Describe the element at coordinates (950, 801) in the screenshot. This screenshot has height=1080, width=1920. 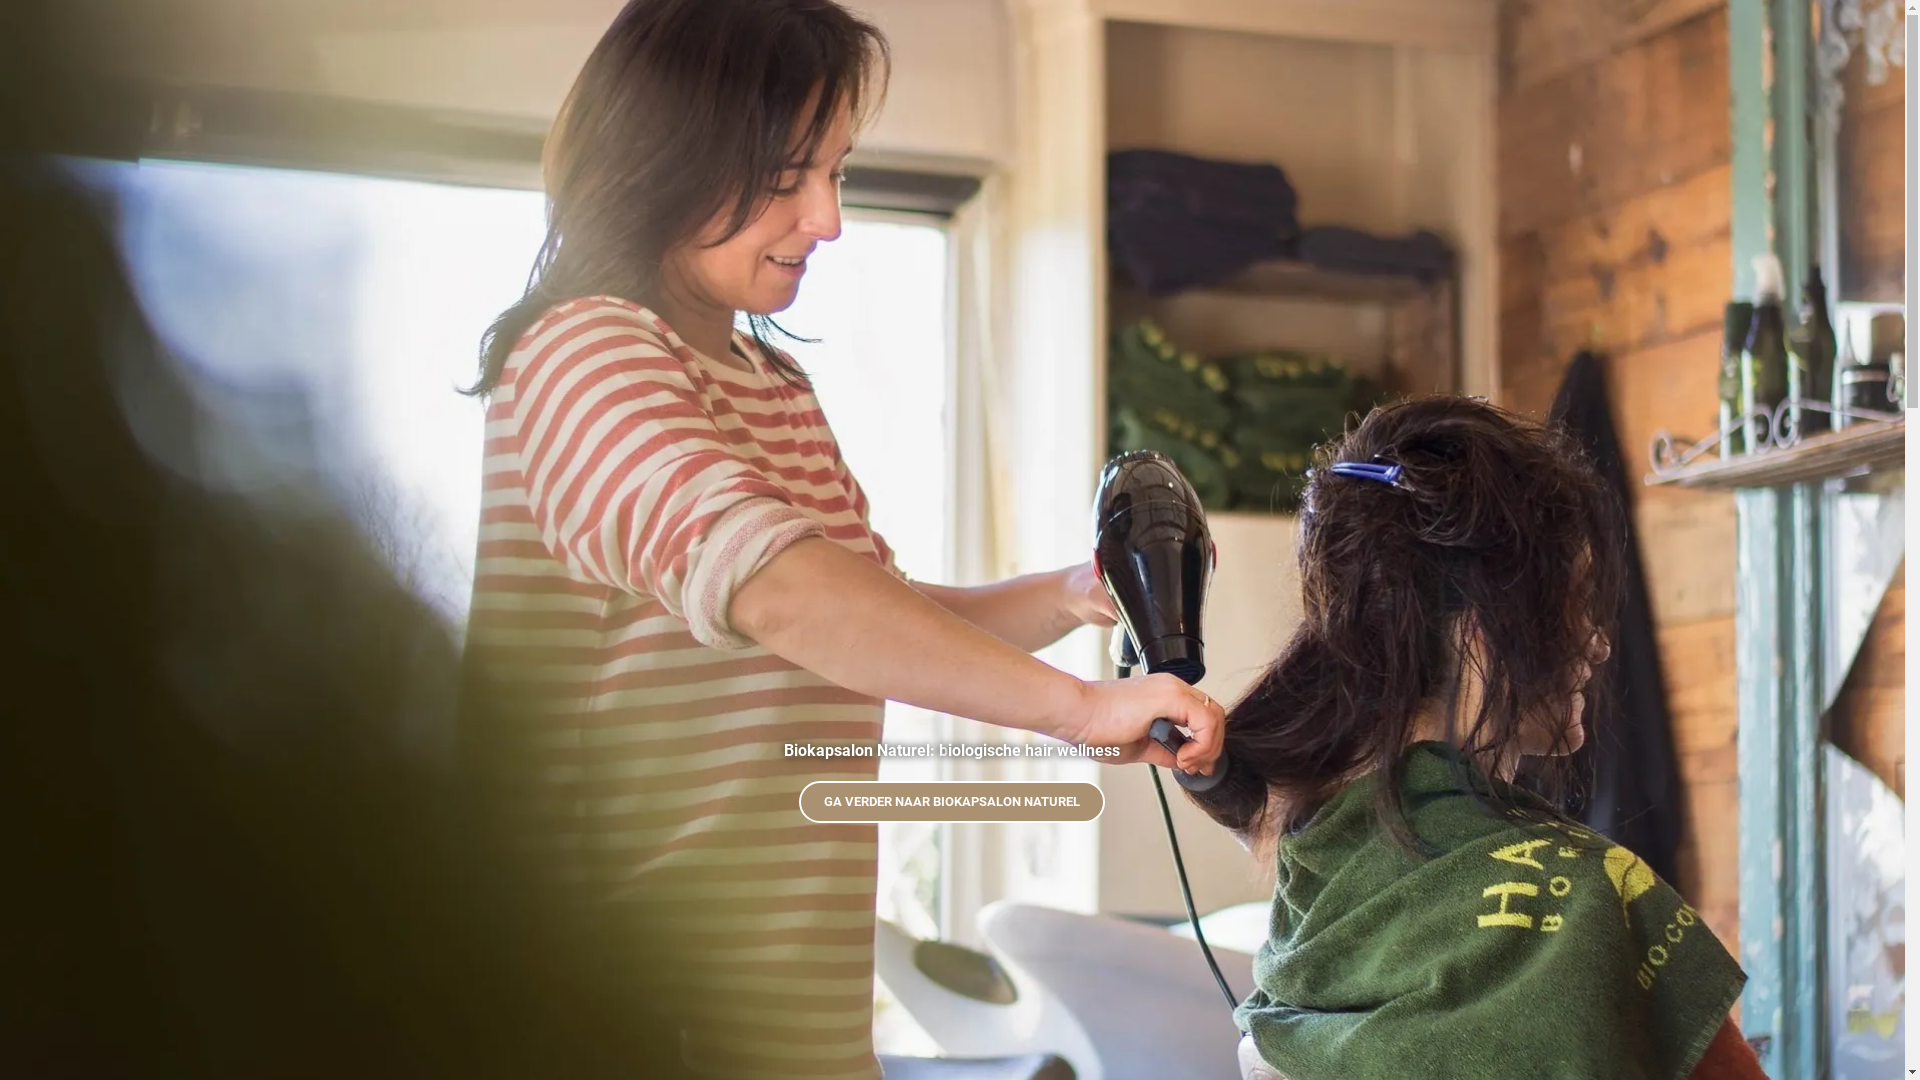
I see `'GA VERDER NAAR BIOKAPSALON NATUREL'` at that location.